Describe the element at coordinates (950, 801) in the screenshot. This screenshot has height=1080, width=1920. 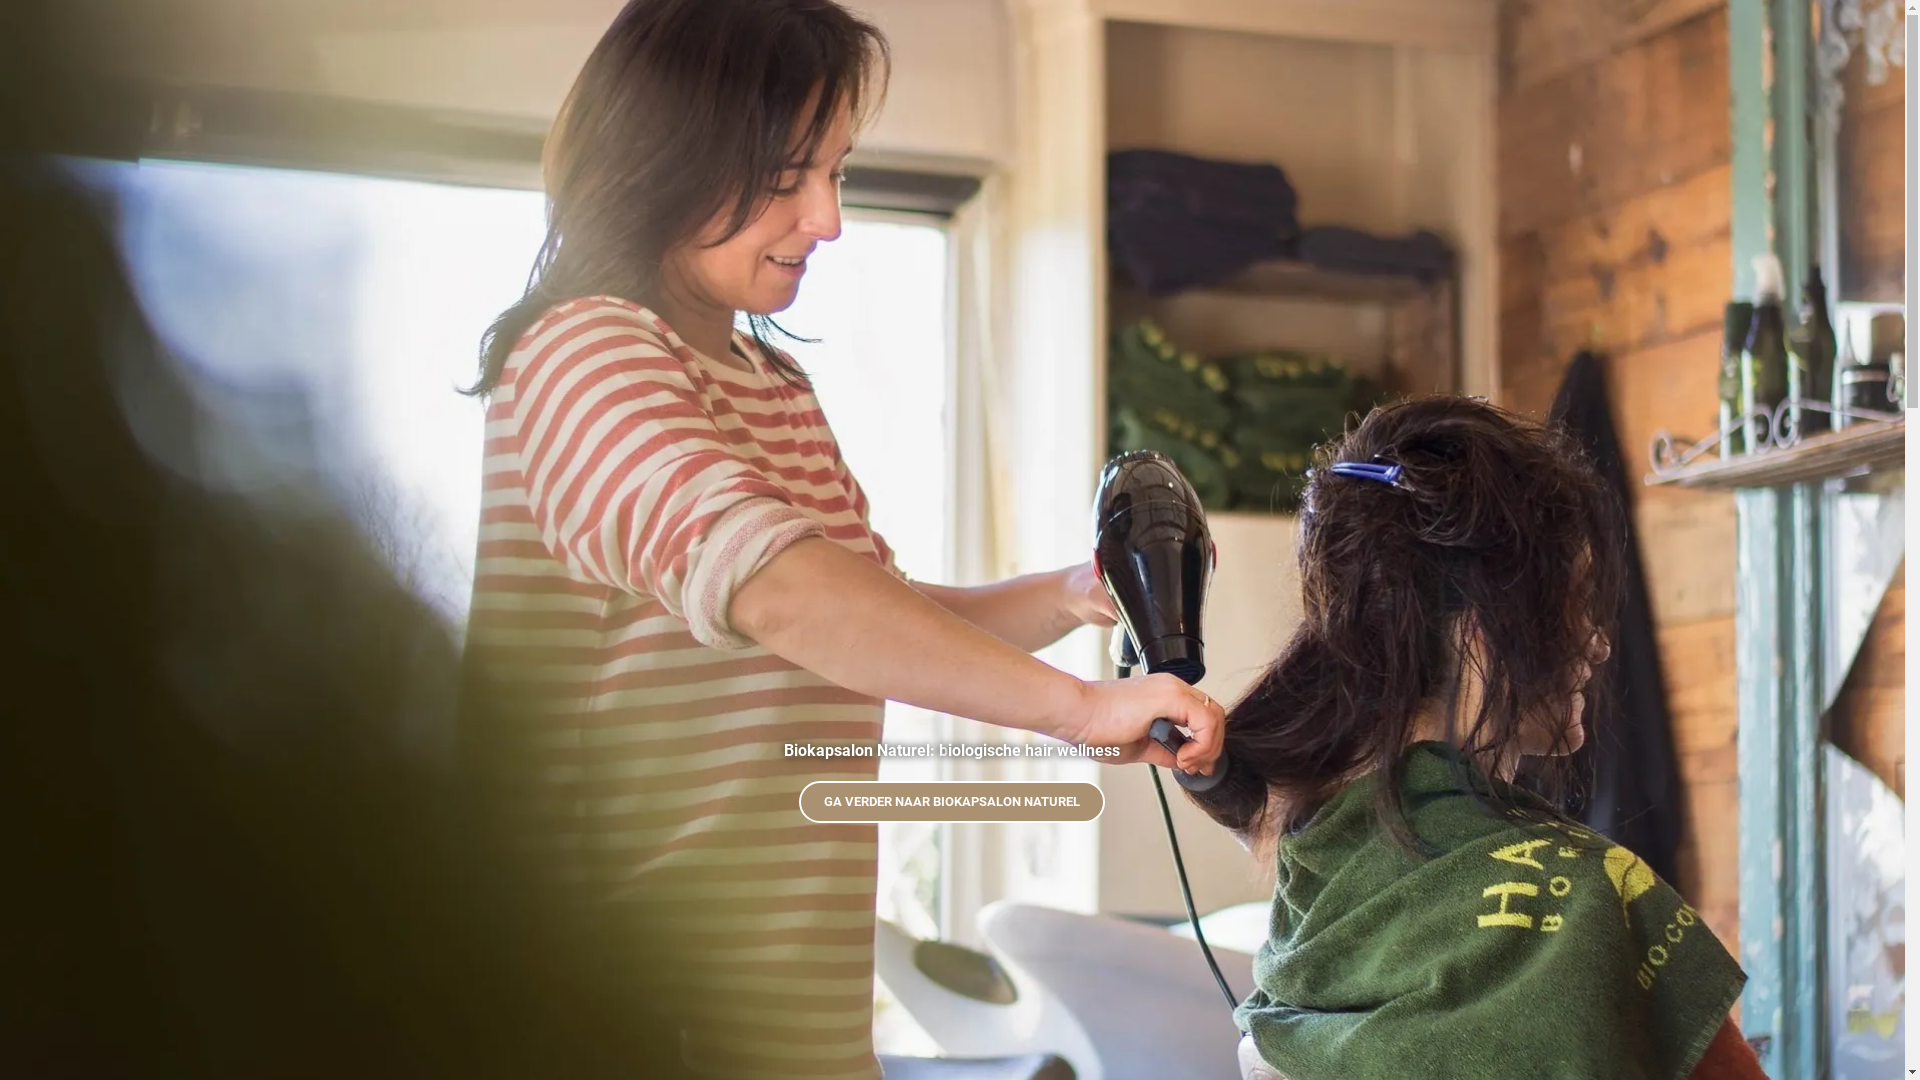
I see `'GA VERDER NAAR BIOKAPSALON NATUREL'` at that location.